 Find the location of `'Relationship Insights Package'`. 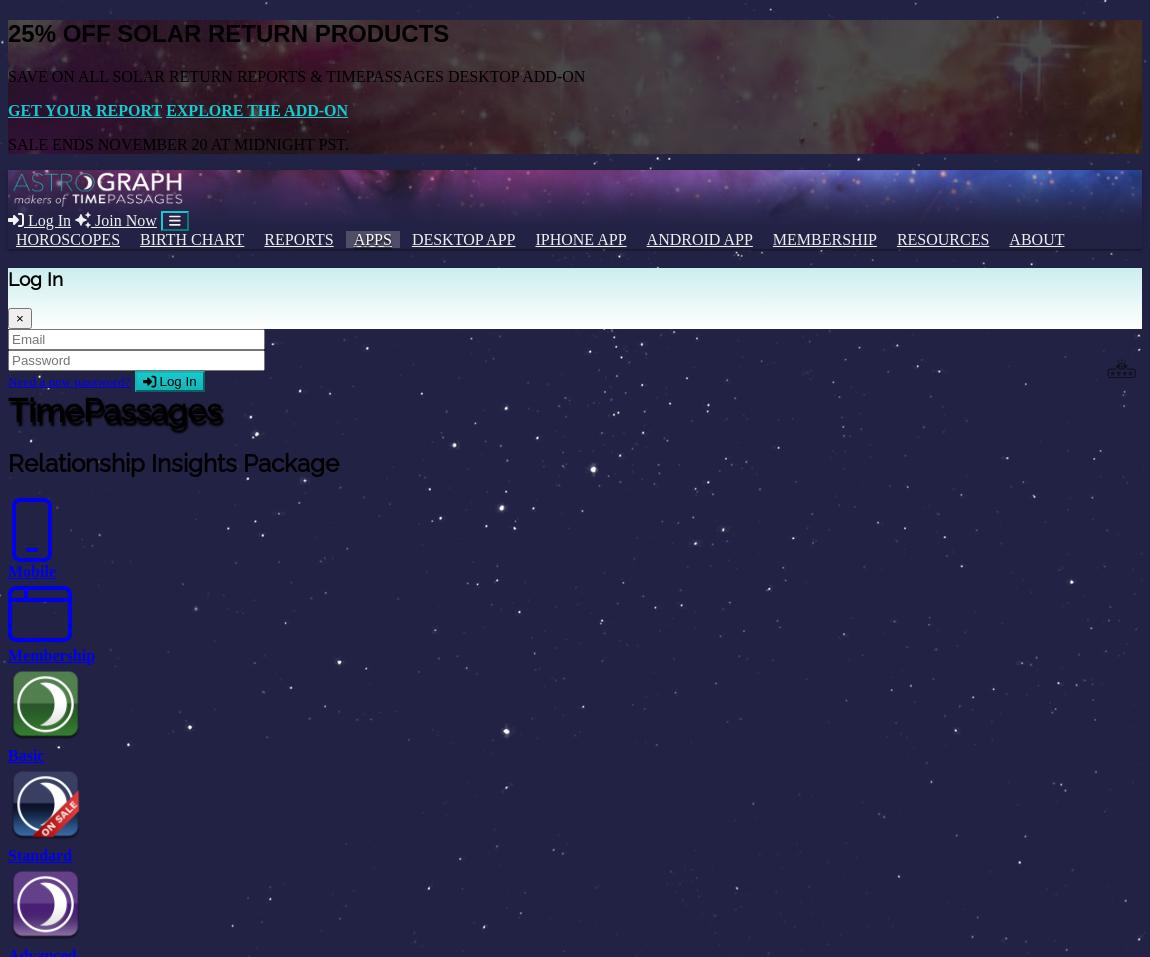

'Relationship Insights Package' is located at coordinates (172, 462).